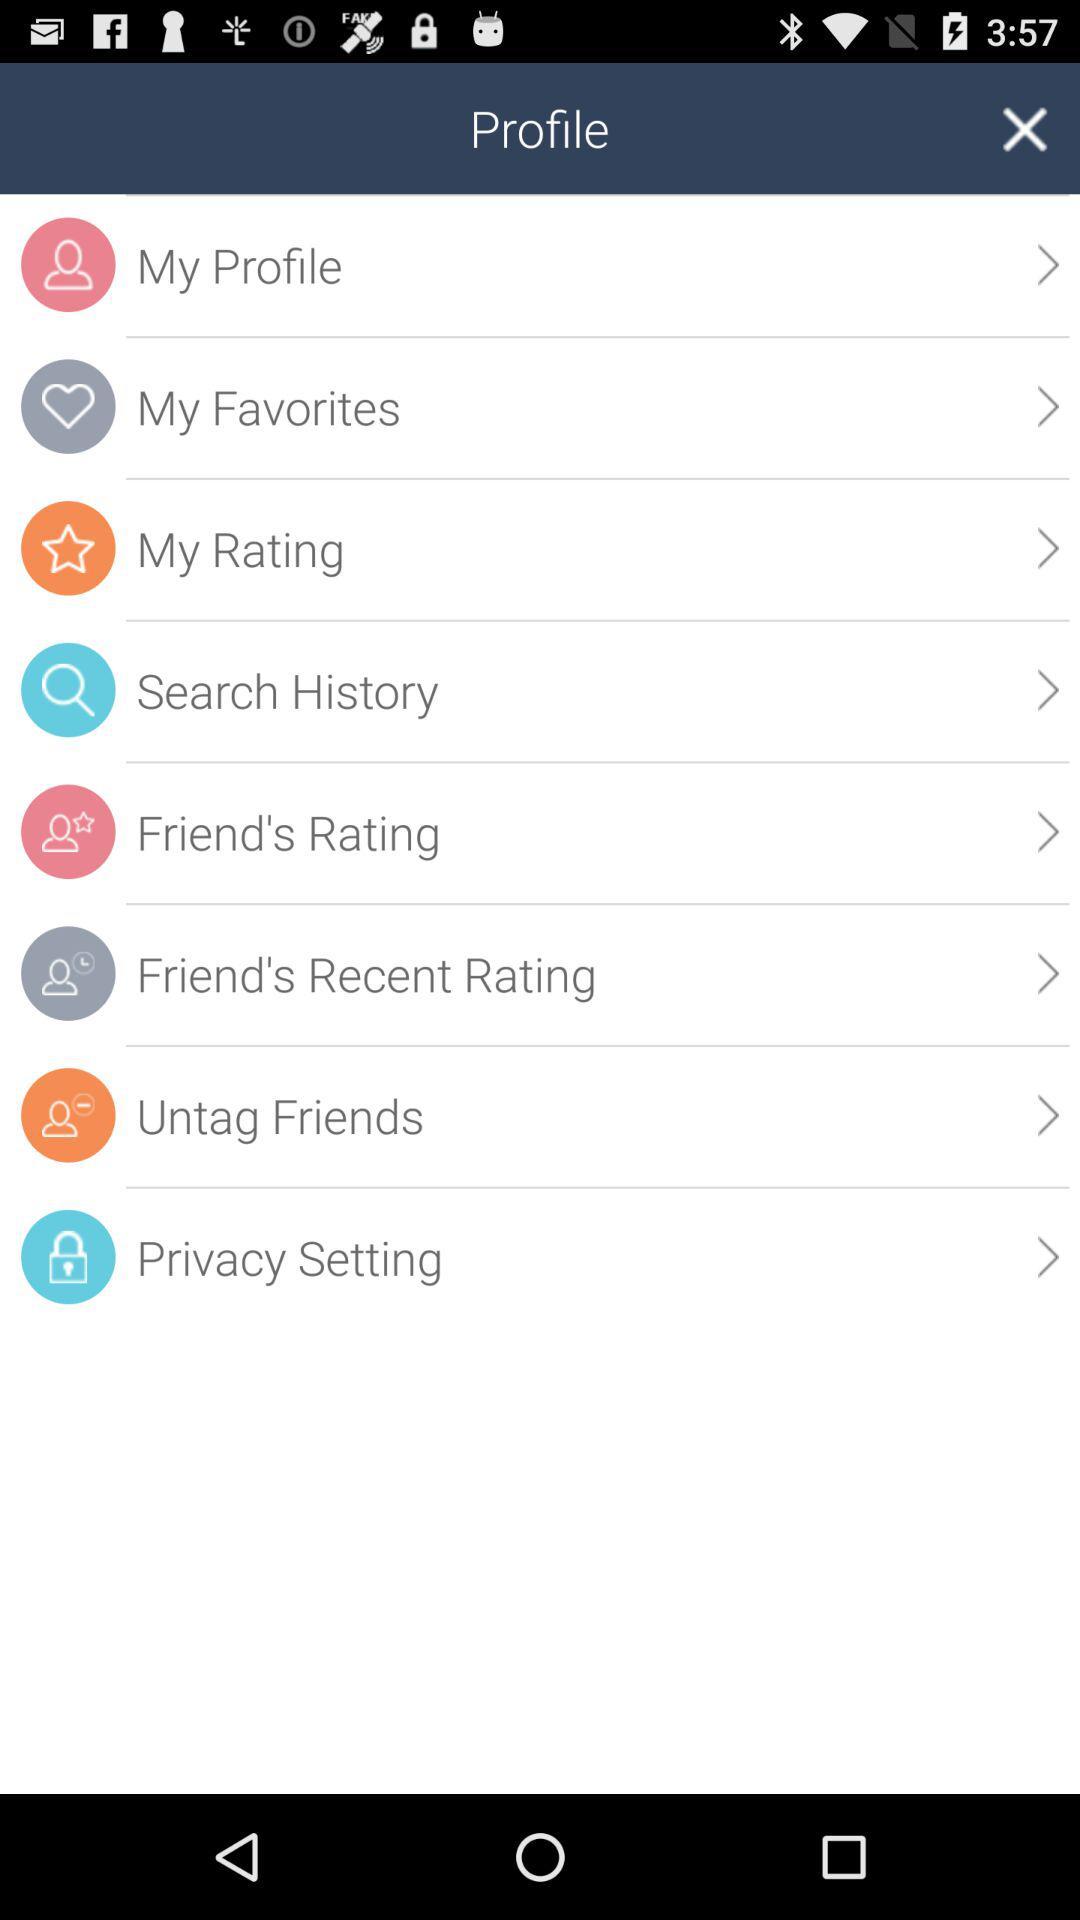 The image size is (1080, 1920). What do you see at coordinates (596, 548) in the screenshot?
I see `the app below my favorites app` at bounding box center [596, 548].